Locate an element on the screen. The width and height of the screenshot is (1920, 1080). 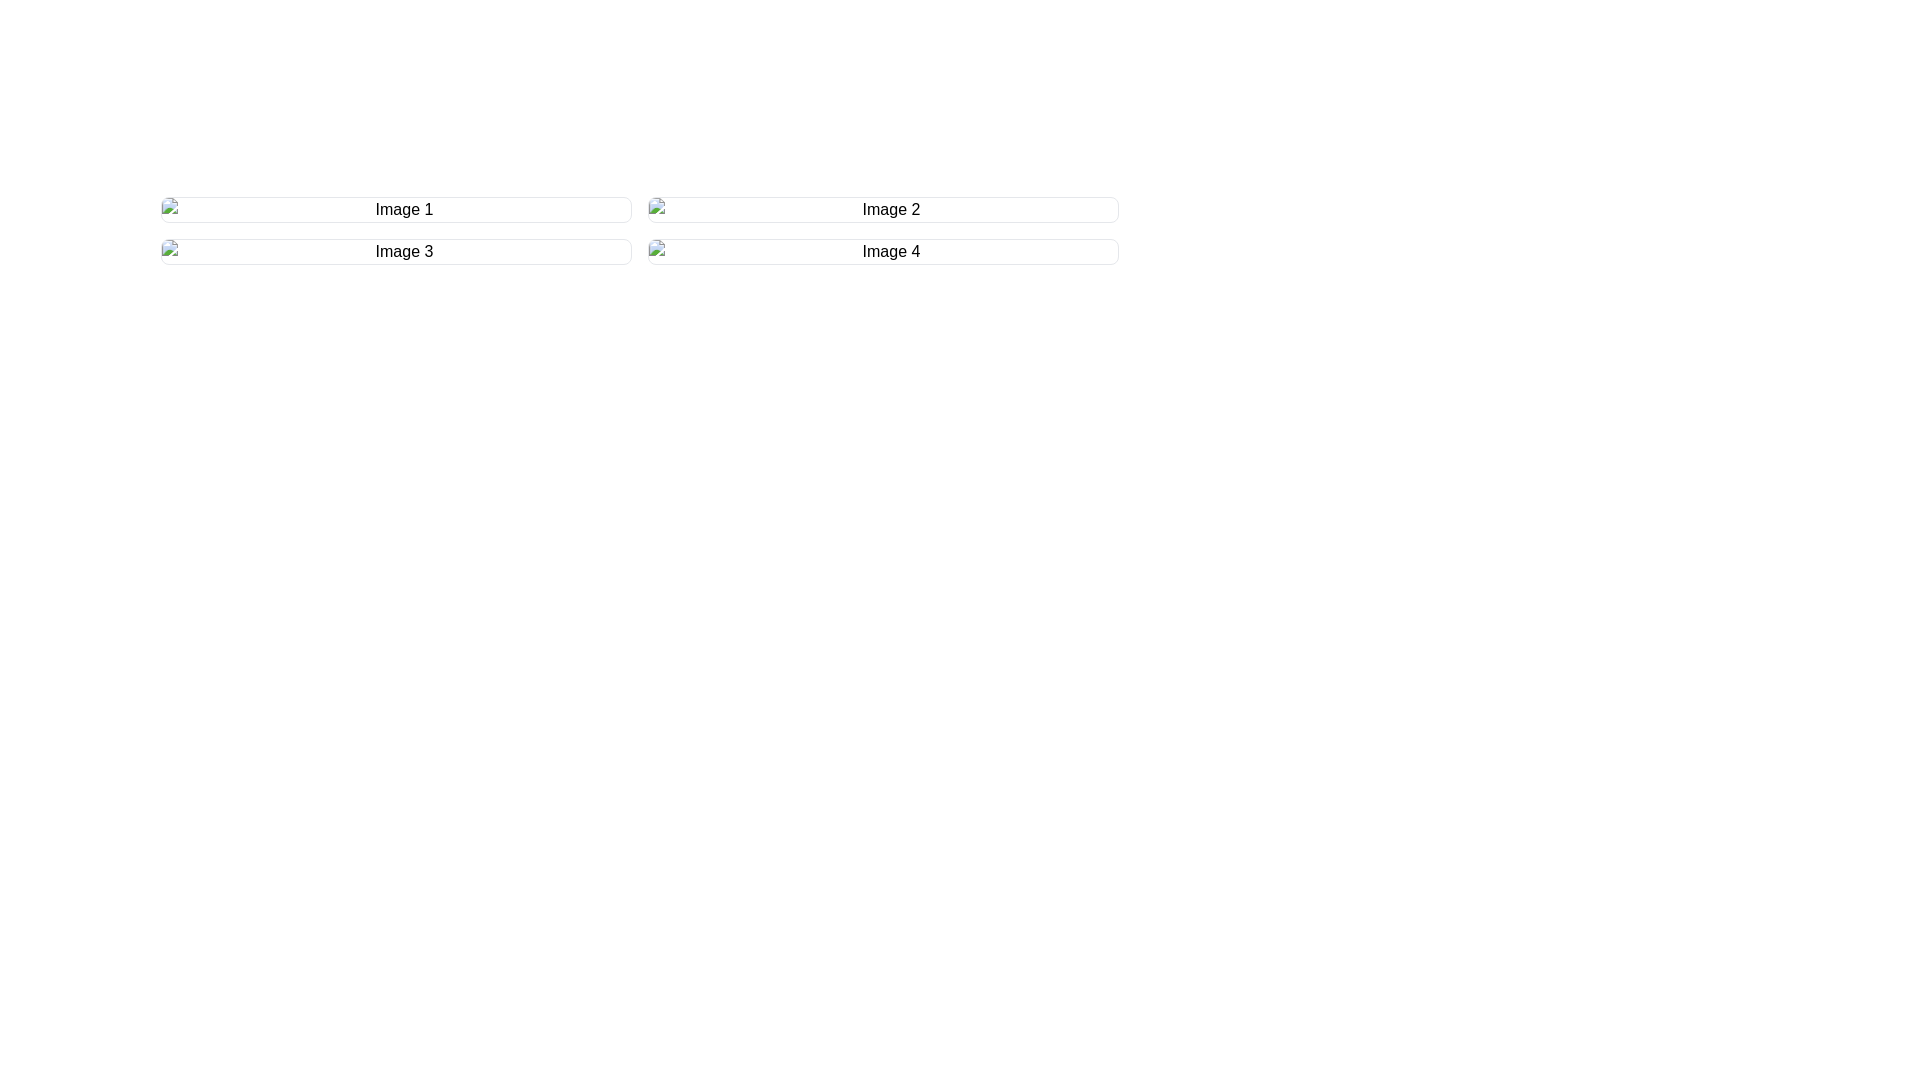
to select or activate the Interactive Card displaying 'Image 4', which is the last element in a 2x2 grid layout, with a white background and rounded corners is located at coordinates (882, 250).